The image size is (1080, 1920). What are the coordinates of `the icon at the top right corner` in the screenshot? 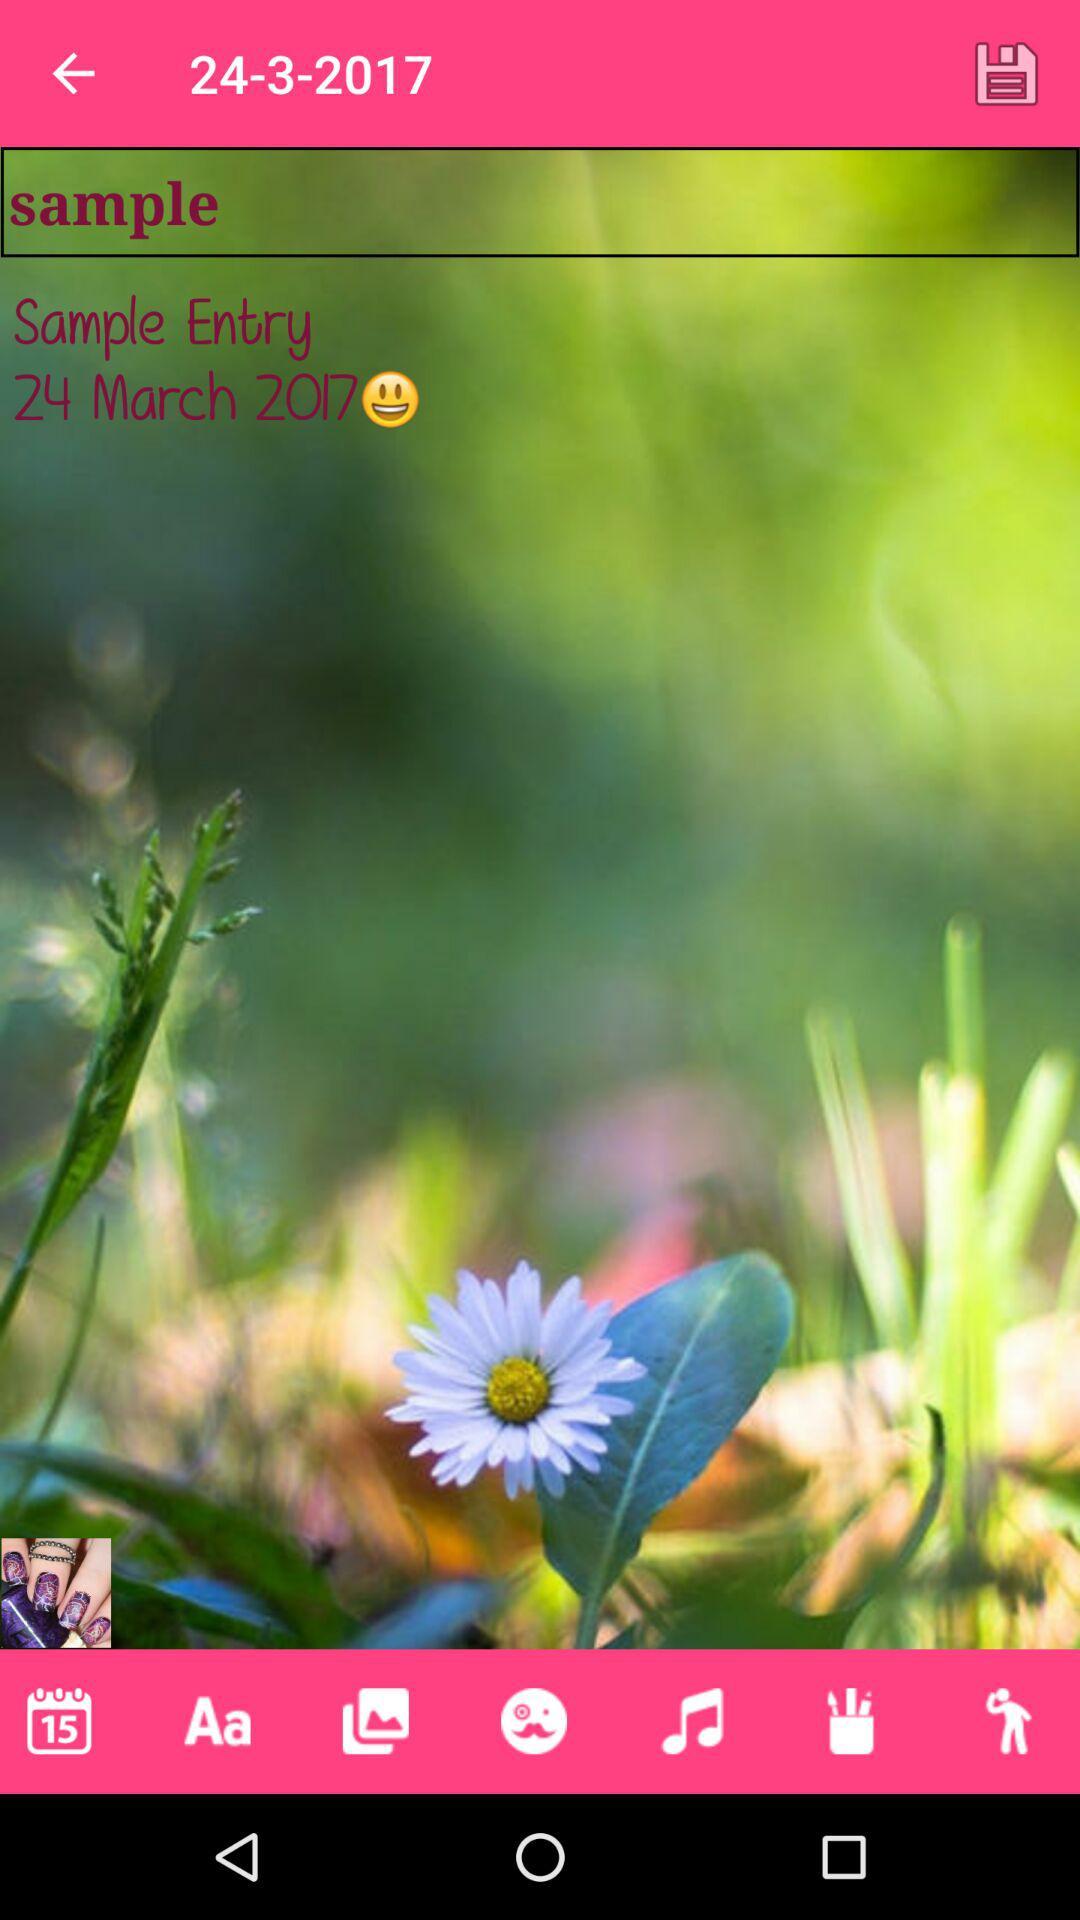 It's located at (1006, 73).